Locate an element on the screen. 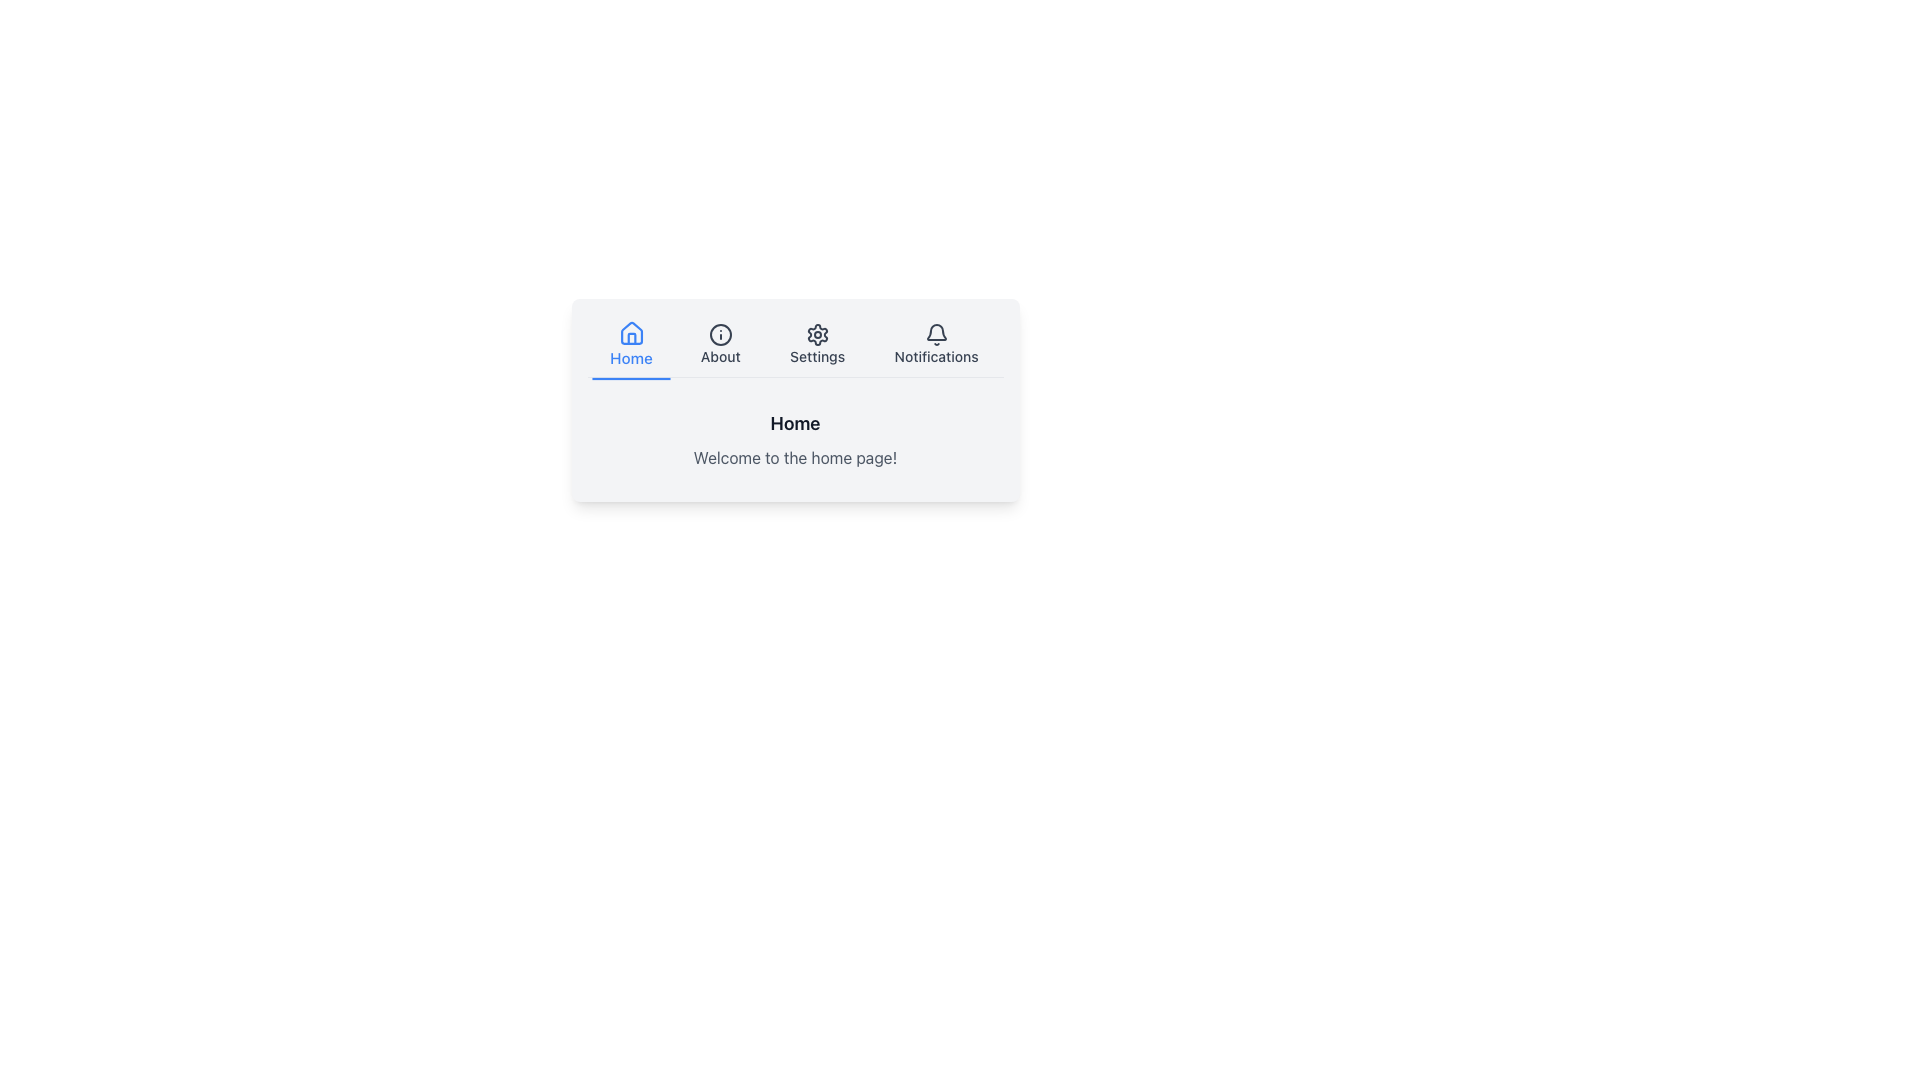  'Home' label text that identifies the navigation button for accessing the home page is located at coordinates (630, 357).